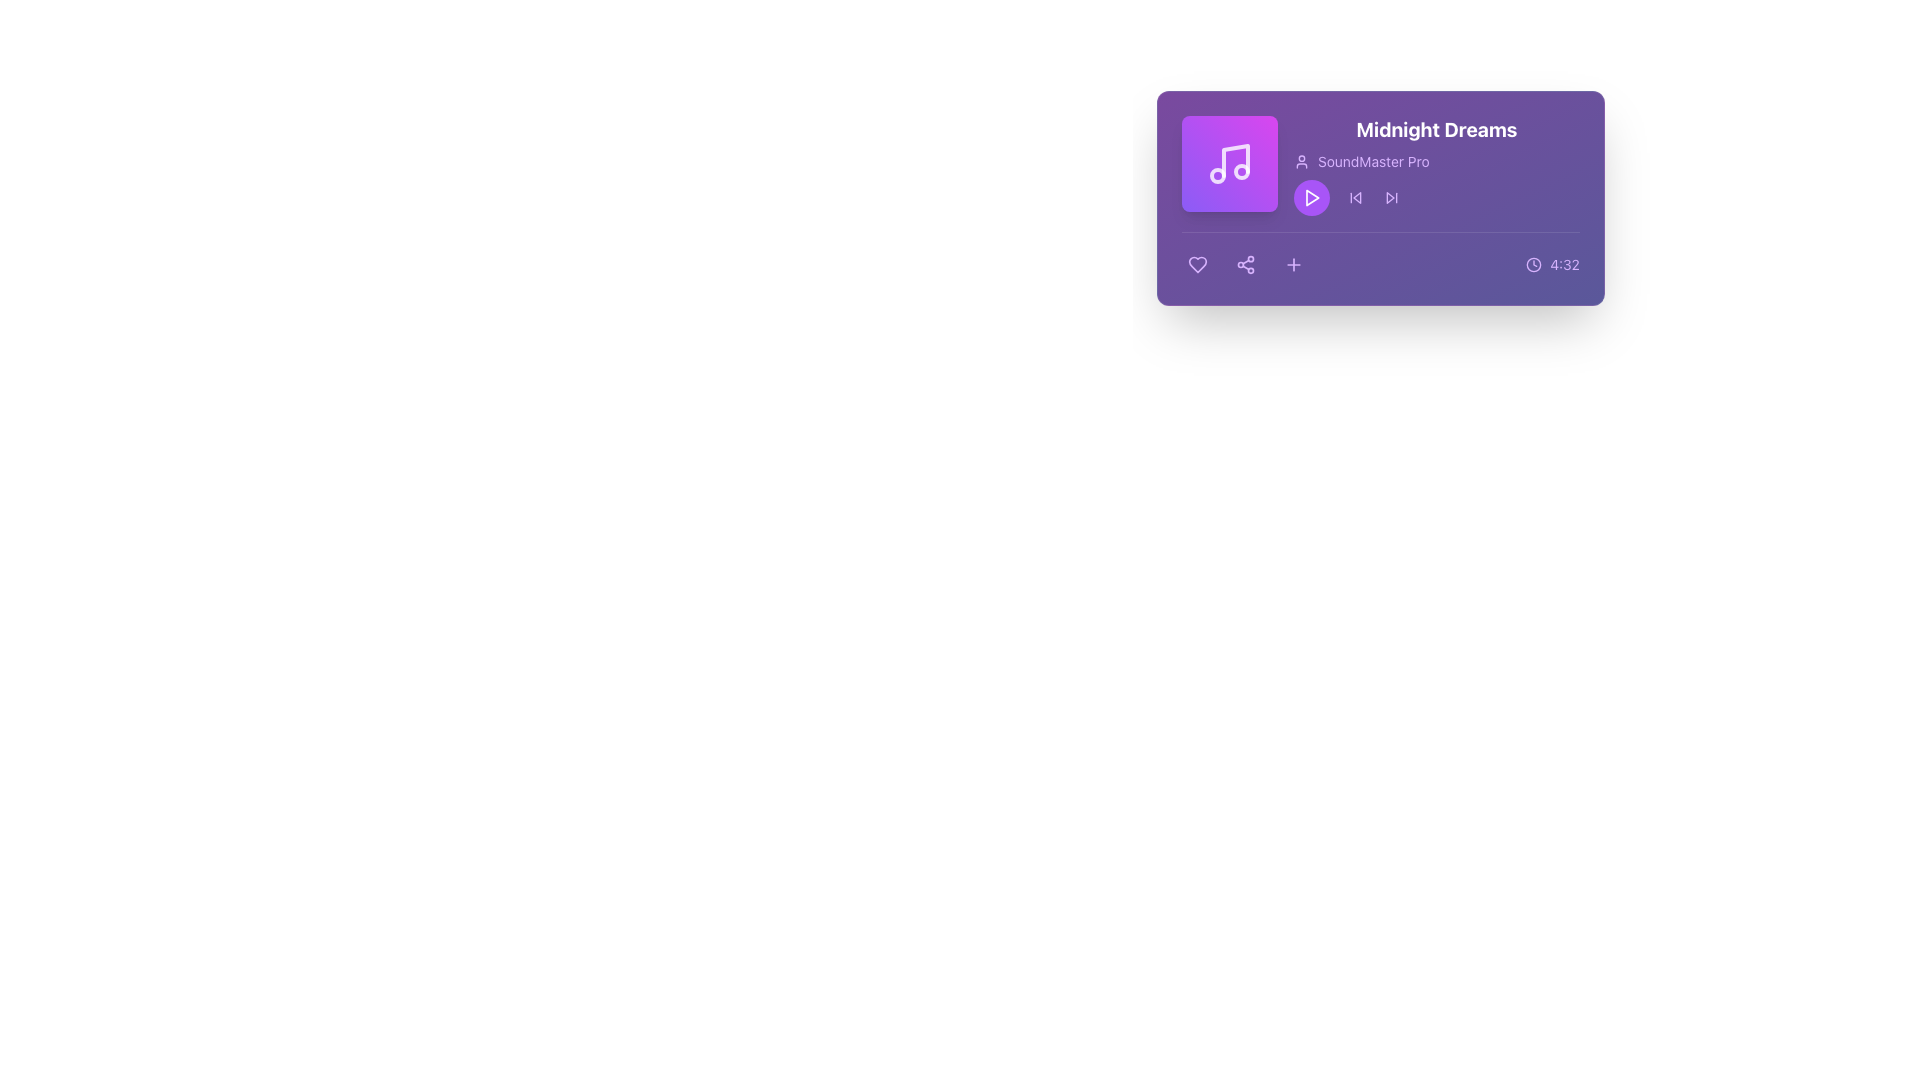 The image size is (1920, 1080). I want to click on the triangular-shaped play button icon with a white outline, located within a circular button beneath the title 'Midnight Dreams', so click(1311, 197).